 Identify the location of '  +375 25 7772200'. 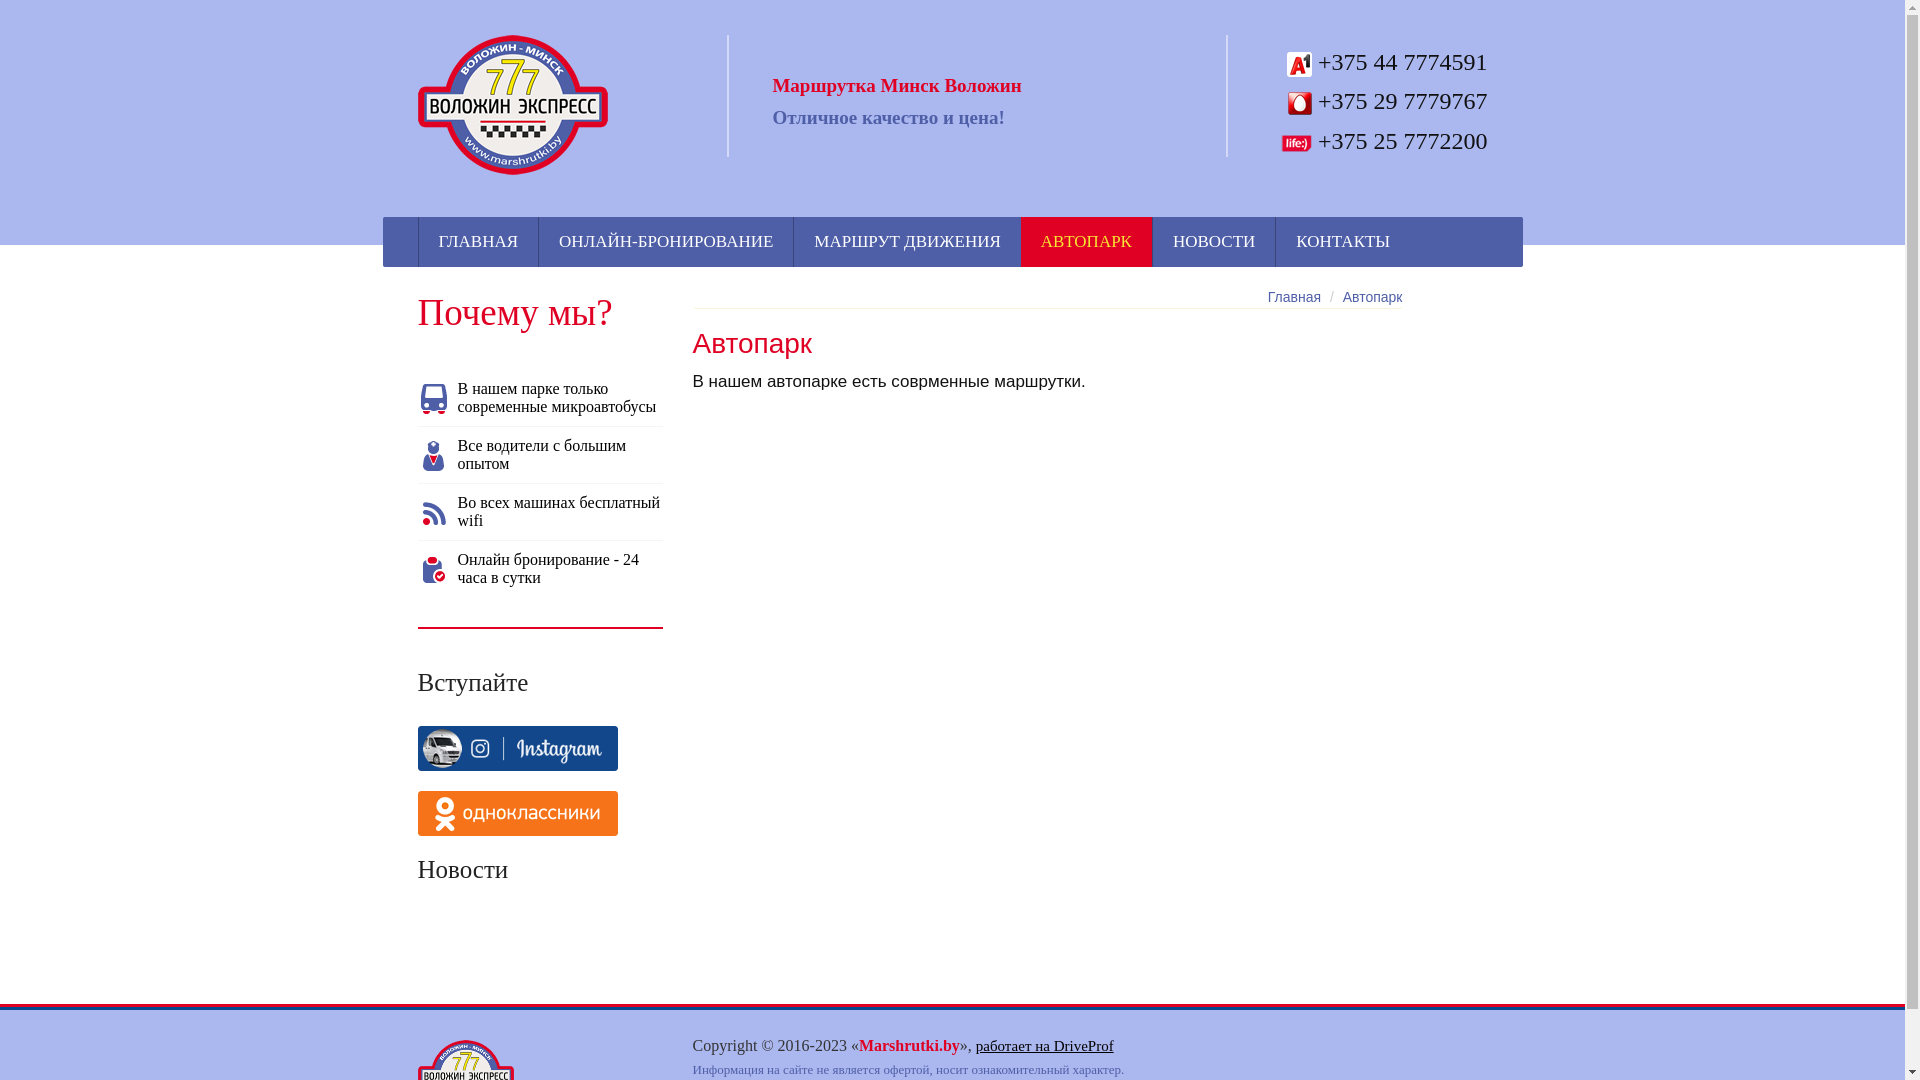
(1381, 140).